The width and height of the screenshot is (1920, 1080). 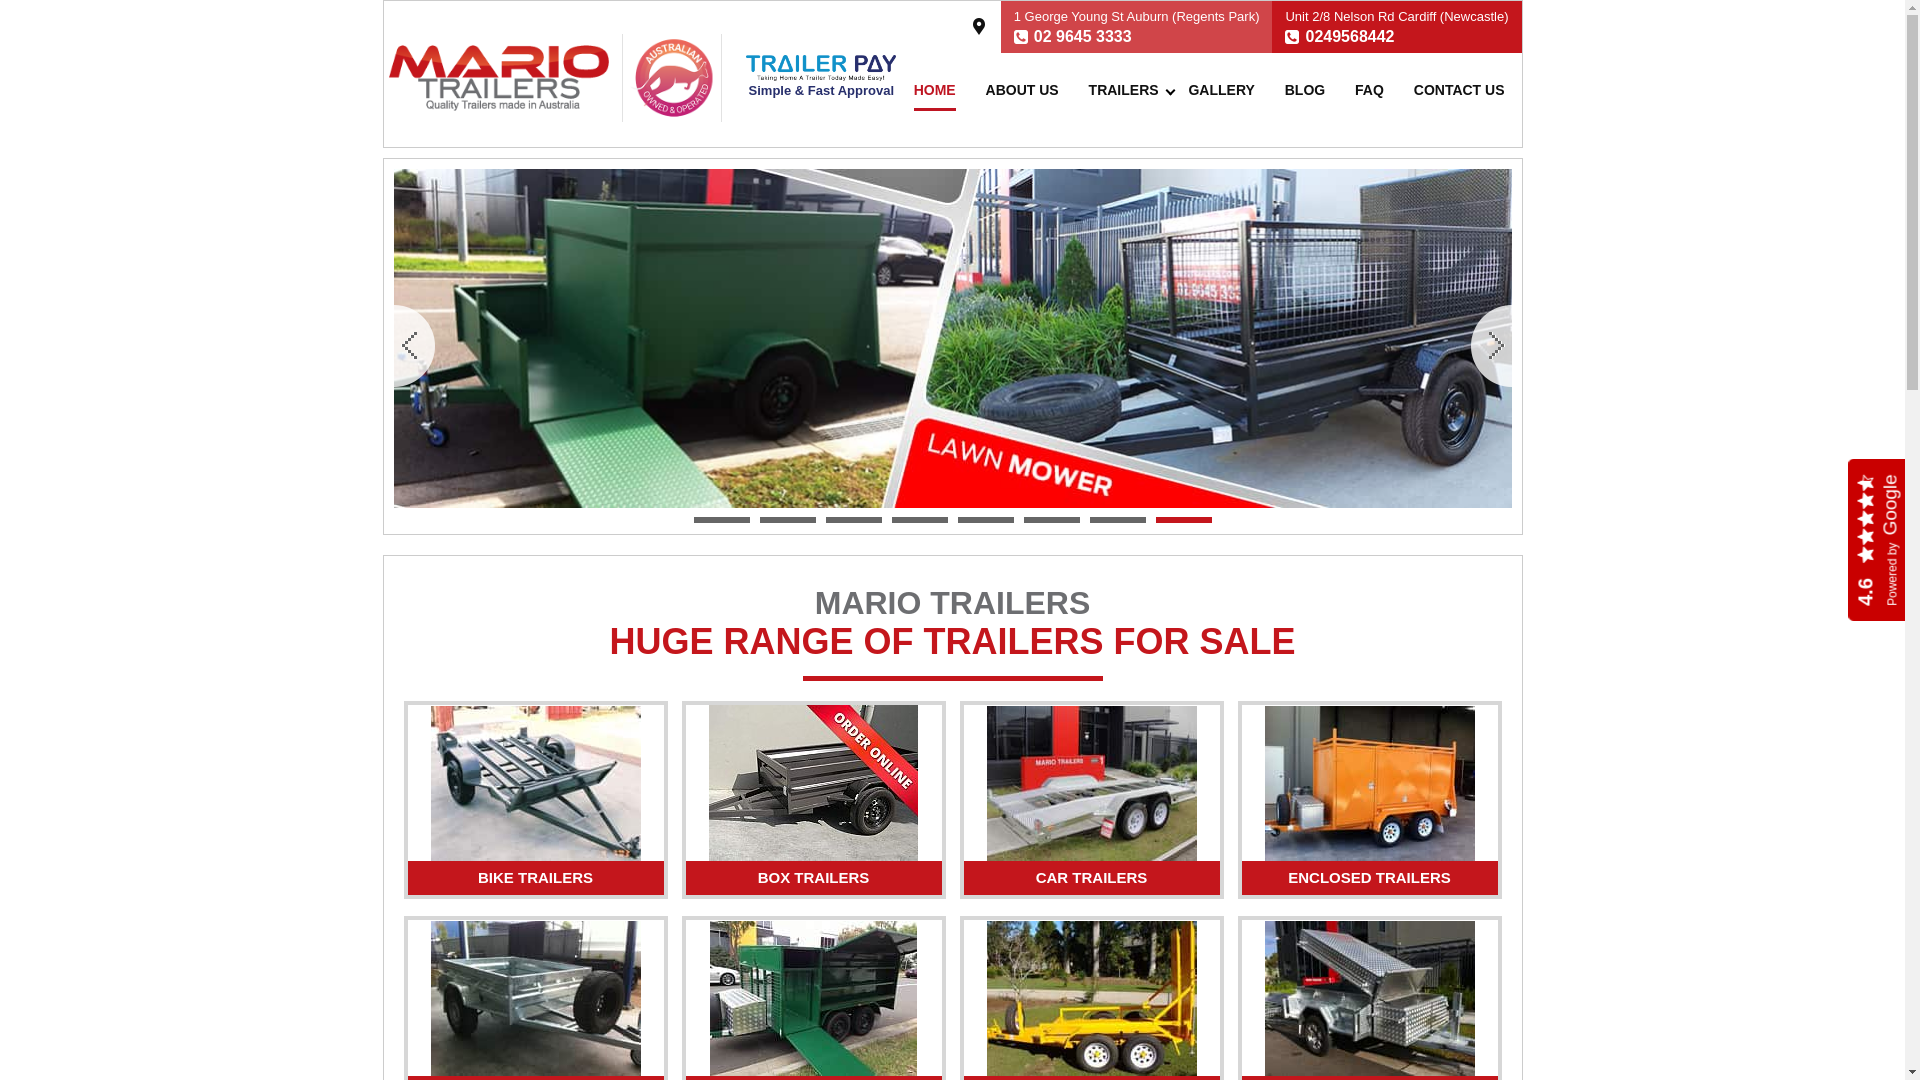 What do you see at coordinates (534, 998) in the screenshot?
I see `'Galvanised Trailers'` at bounding box center [534, 998].